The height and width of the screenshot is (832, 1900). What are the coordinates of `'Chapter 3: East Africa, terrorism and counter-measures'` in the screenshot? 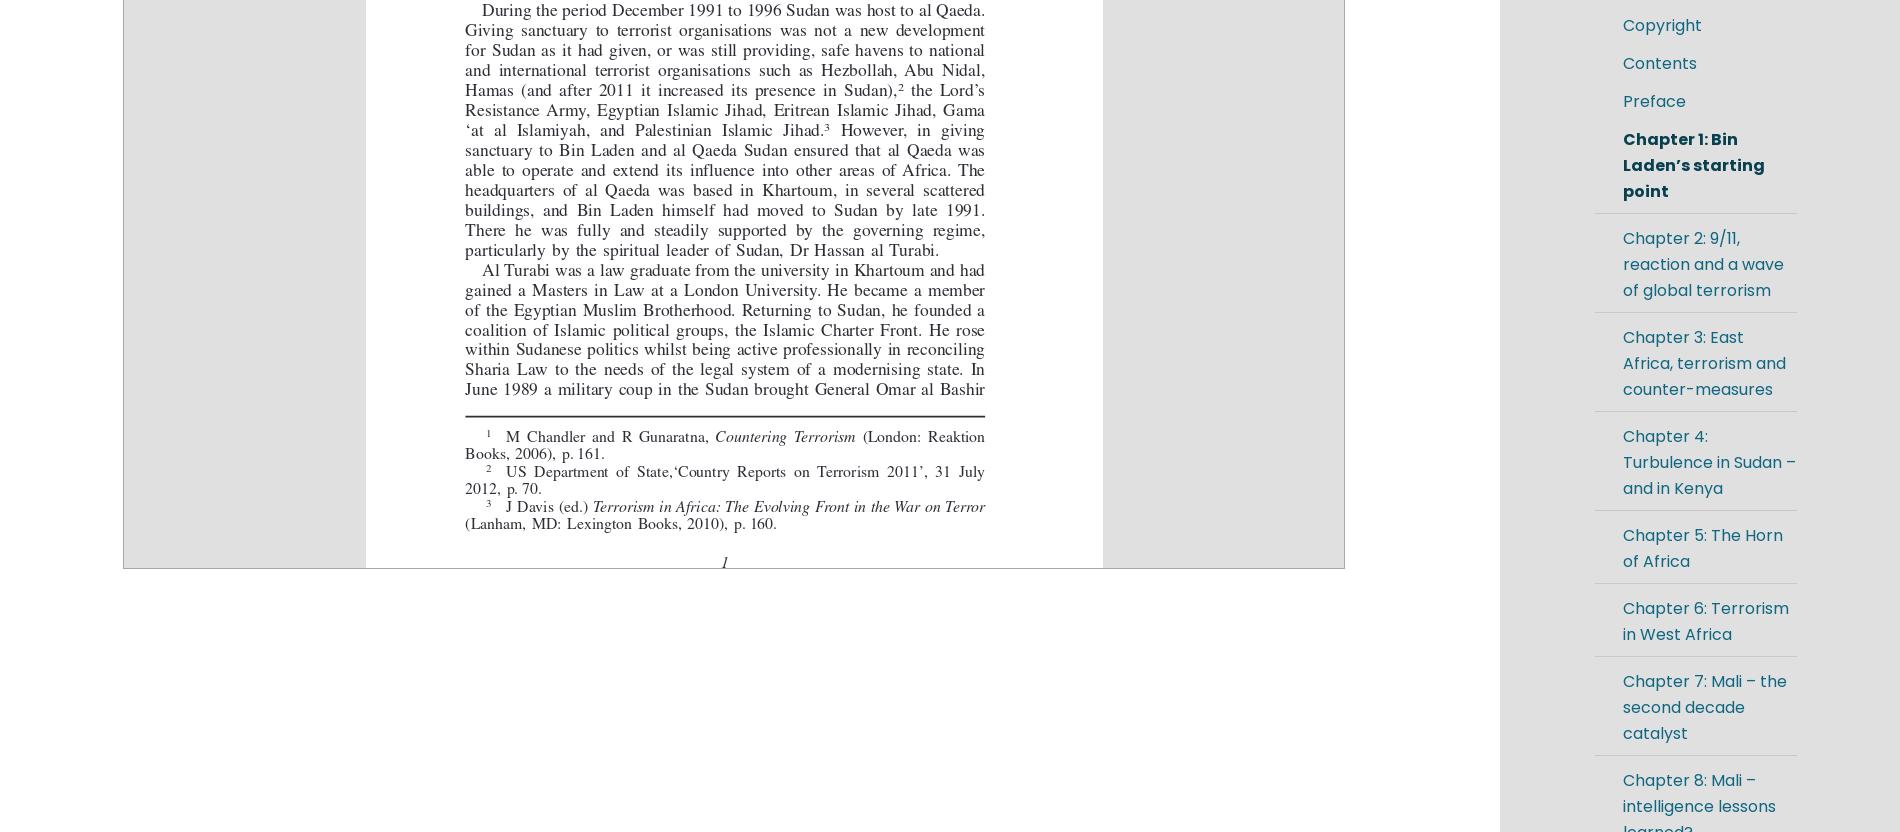 It's located at (1702, 363).